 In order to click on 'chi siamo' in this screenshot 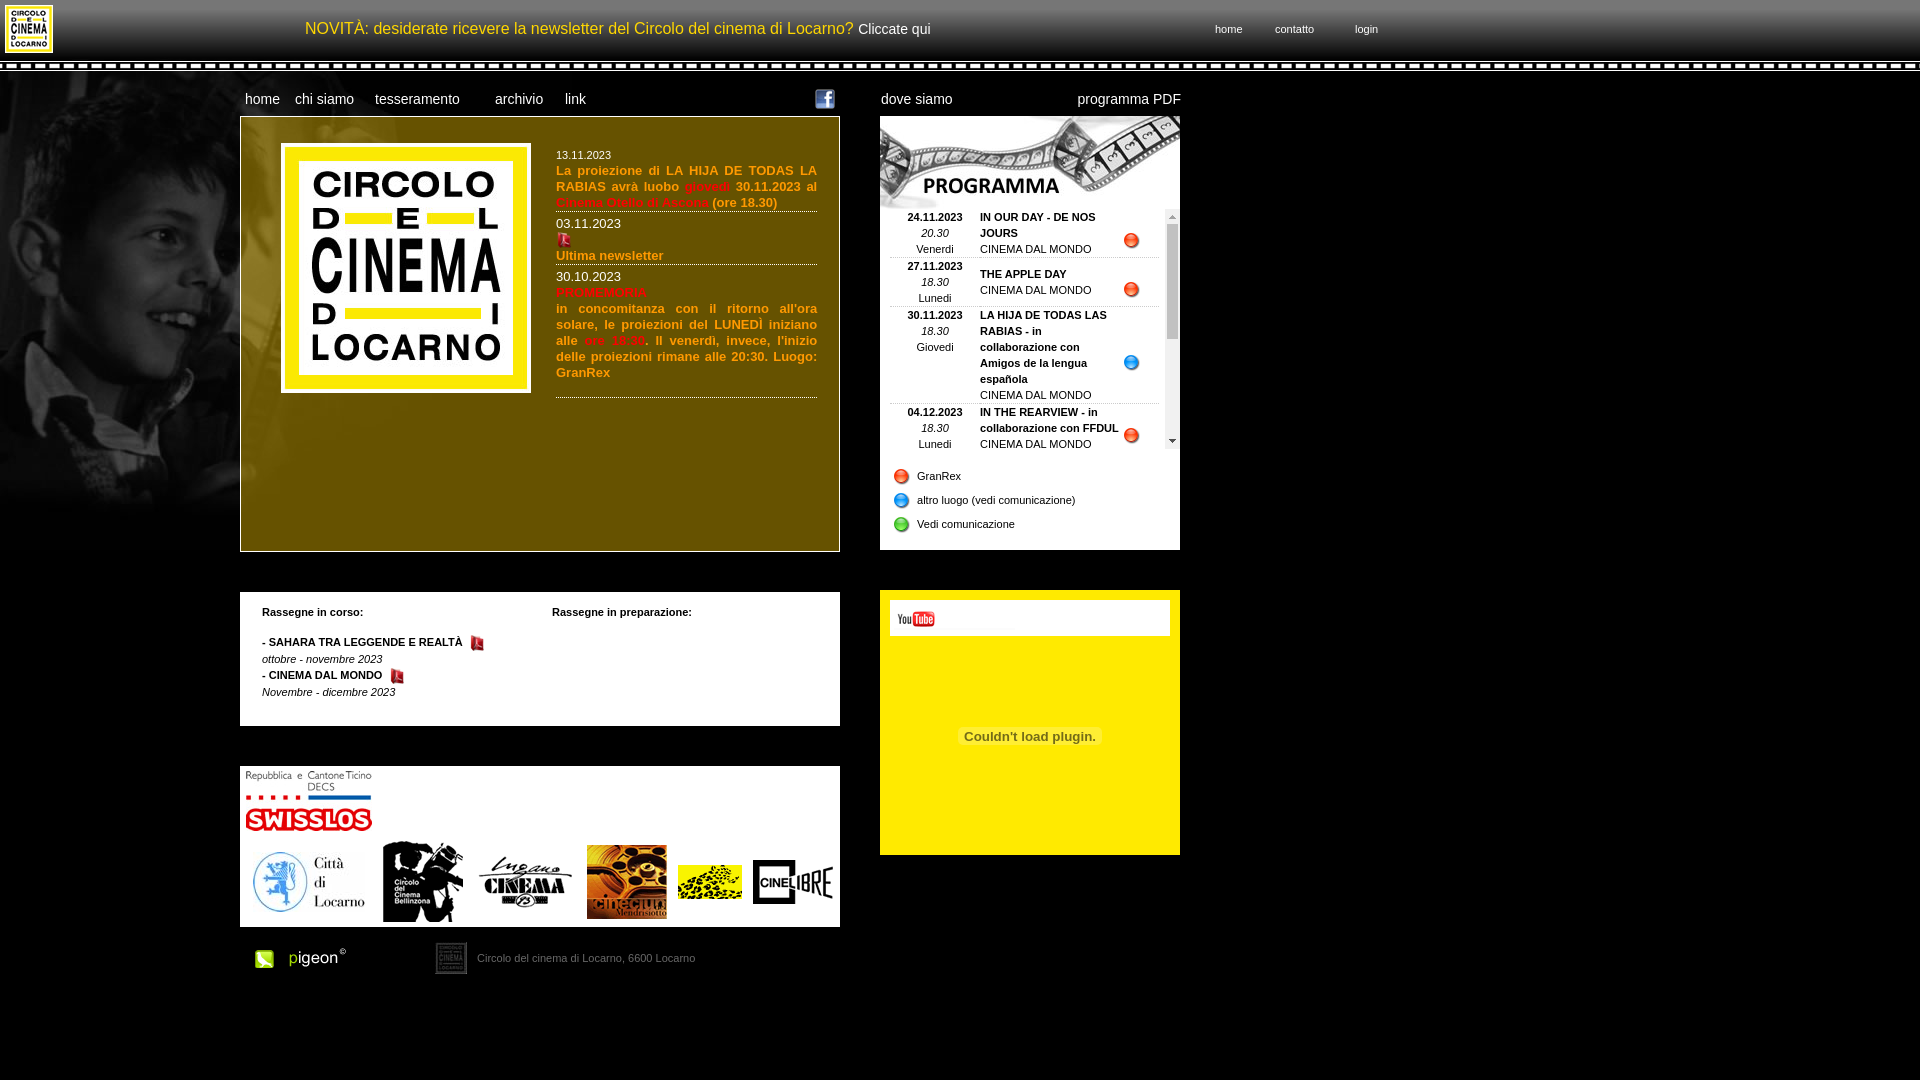, I will do `click(324, 97)`.